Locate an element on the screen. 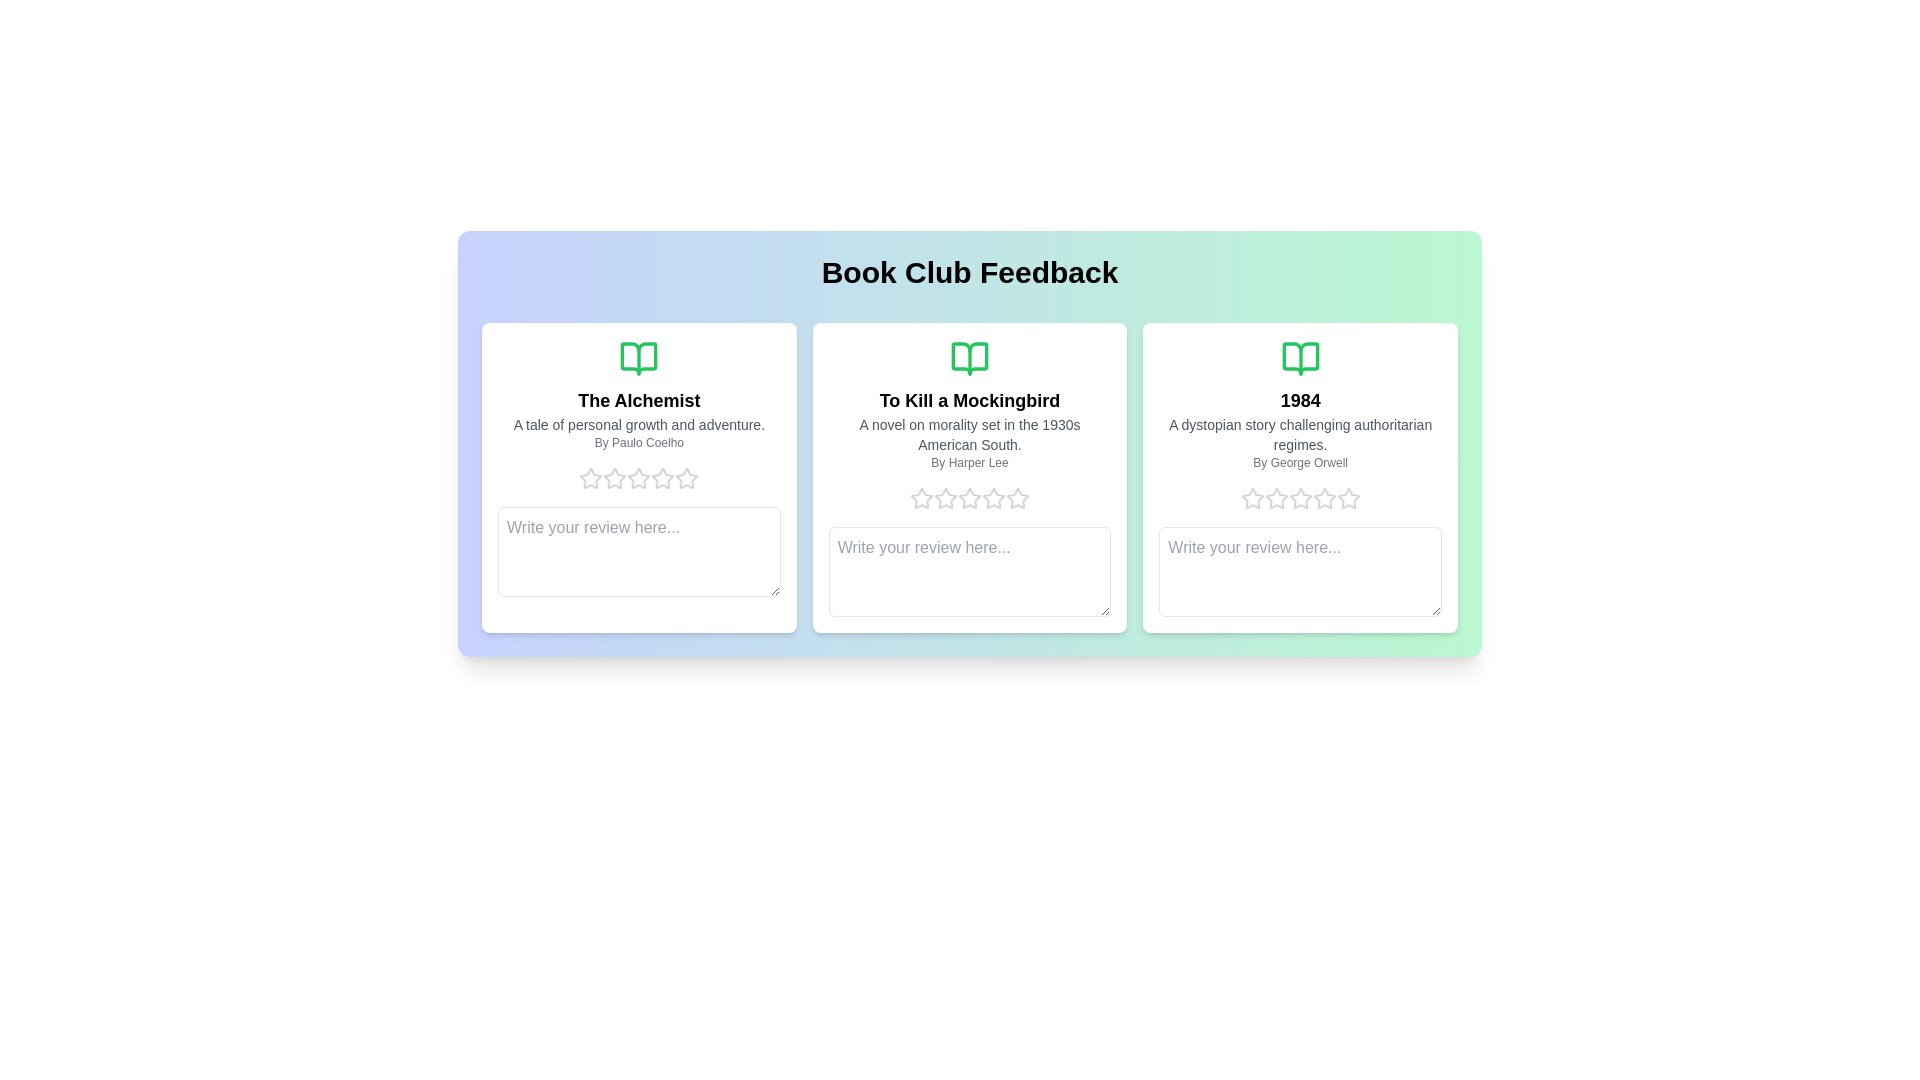 Image resolution: width=1920 pixels, height=1080 pixels. the third star icon in the star rating component below the title 'The Alchemist' is located at coordinates (687, 478).